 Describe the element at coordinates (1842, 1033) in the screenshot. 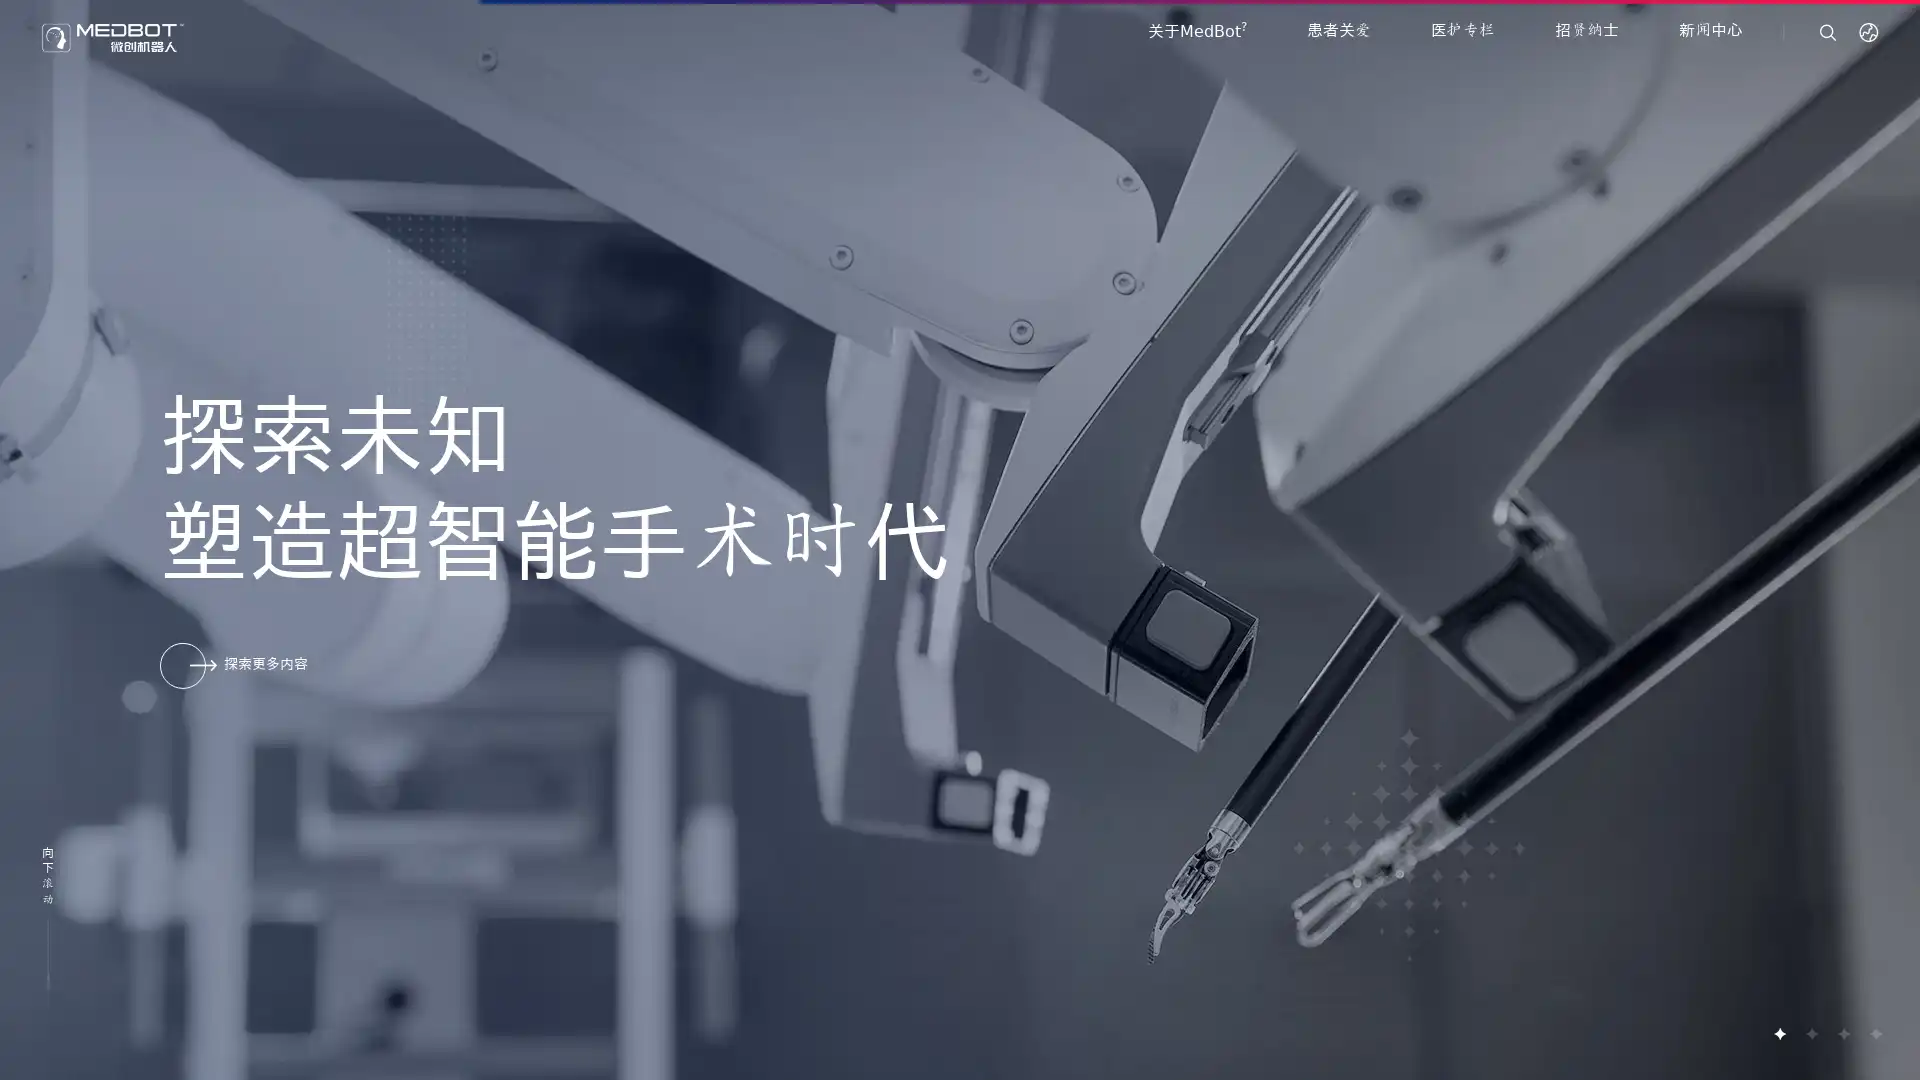

I see `Go to slide 3` at that location.